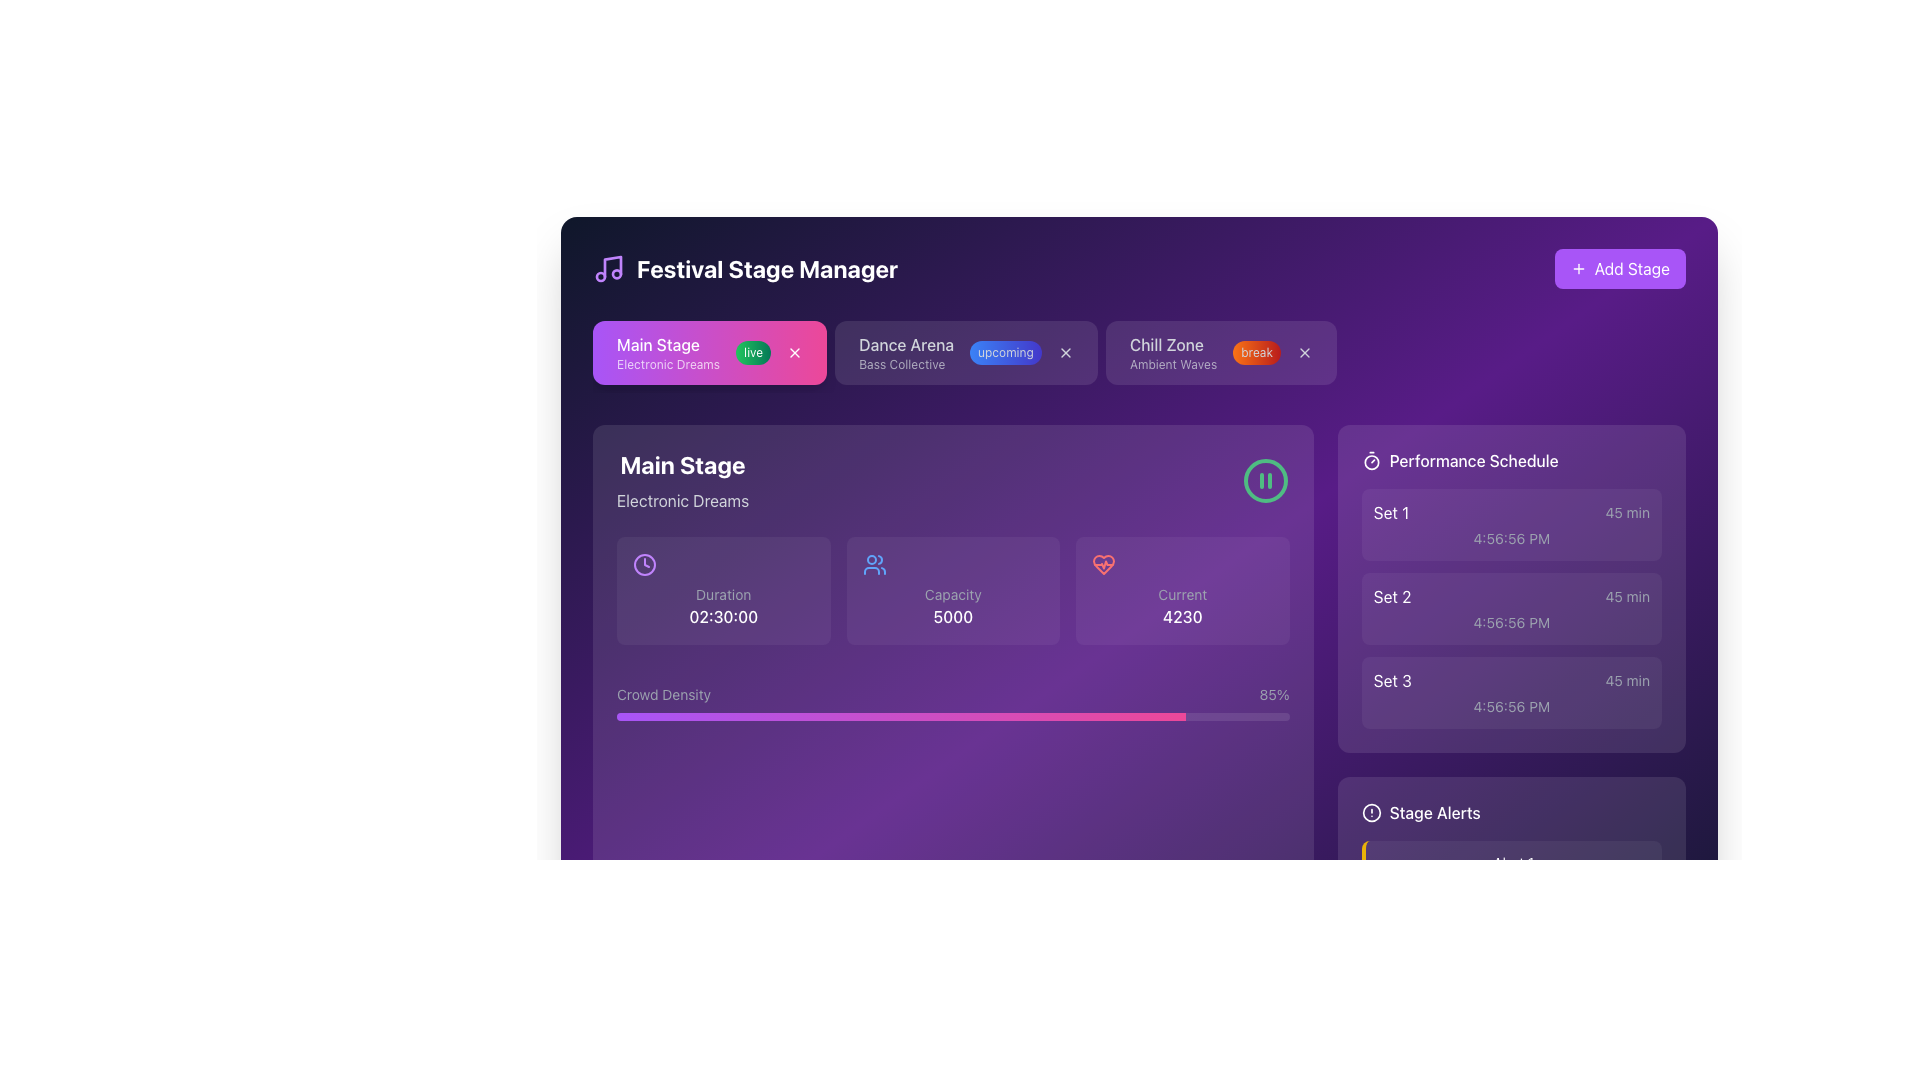 Image resolution: width=1920 pixels, height=1080 pixels. What do you see at coordinates (1511, 596) in the screenshot?
I see `displayed information from the Informational entry labeled 'Set 2' with duration '45 min' in the 'Performance Schedule' section, which is the second entry in the list` at bounding box center [1511, 596].